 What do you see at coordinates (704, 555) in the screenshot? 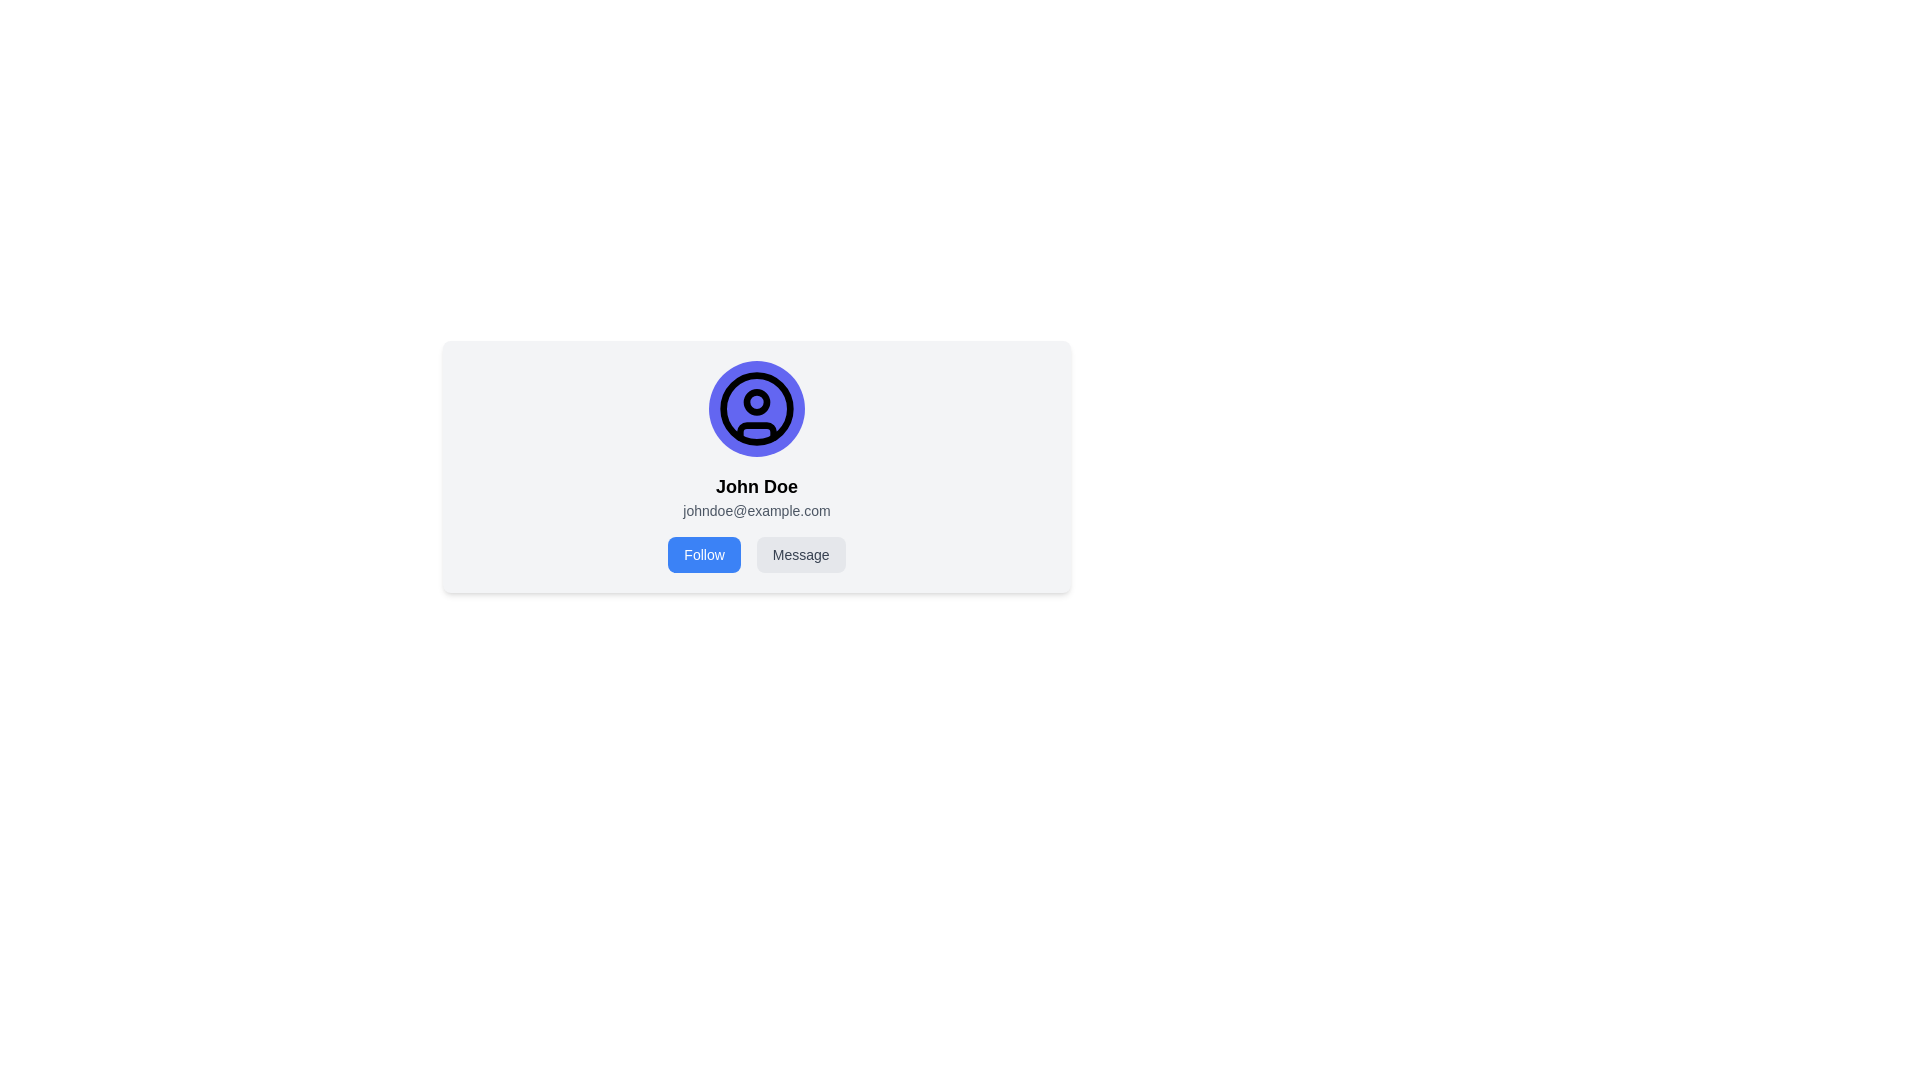
I see `the 'Follow' button, which has a blue background and white text, located beneath the user information section and to the left of the 'Message' button` at bounding box center [704, 555].